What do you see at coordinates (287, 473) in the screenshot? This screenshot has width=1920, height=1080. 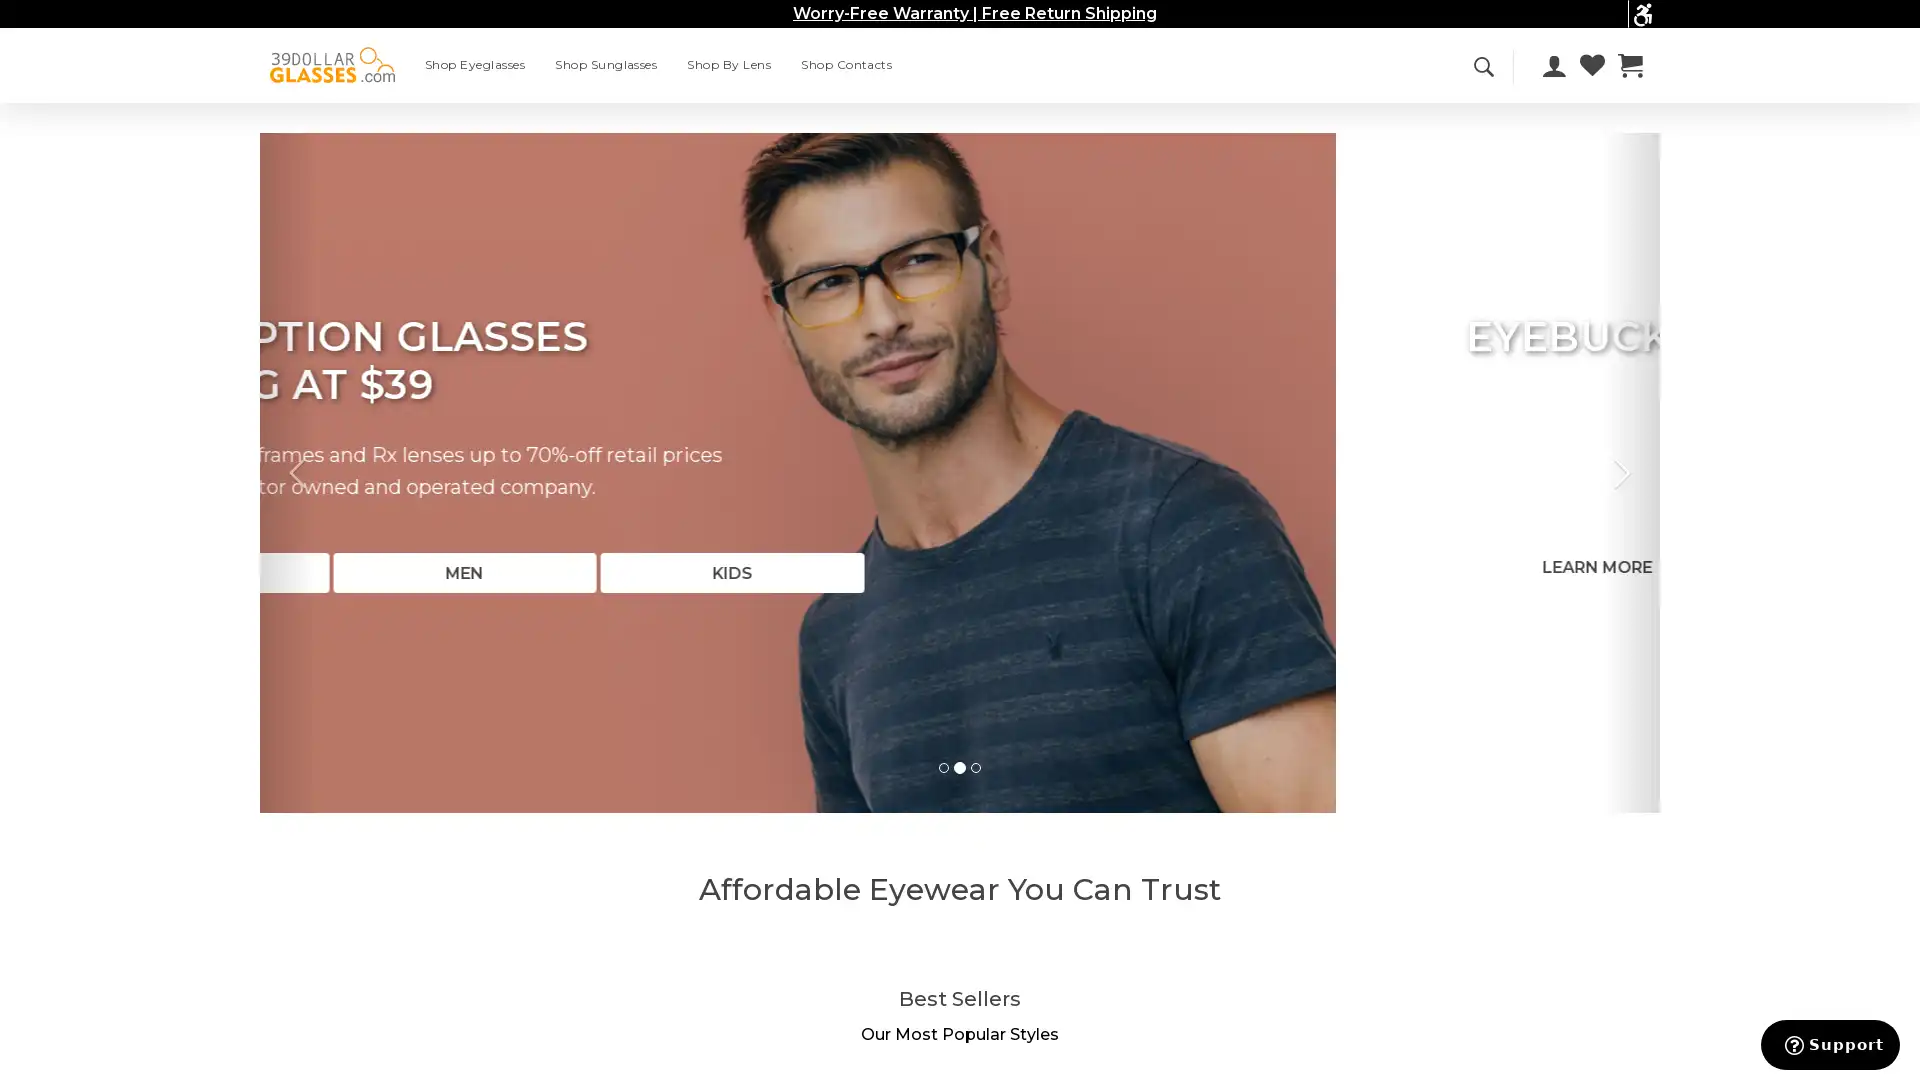 I see `Previous` at bounding box center [287, 473].